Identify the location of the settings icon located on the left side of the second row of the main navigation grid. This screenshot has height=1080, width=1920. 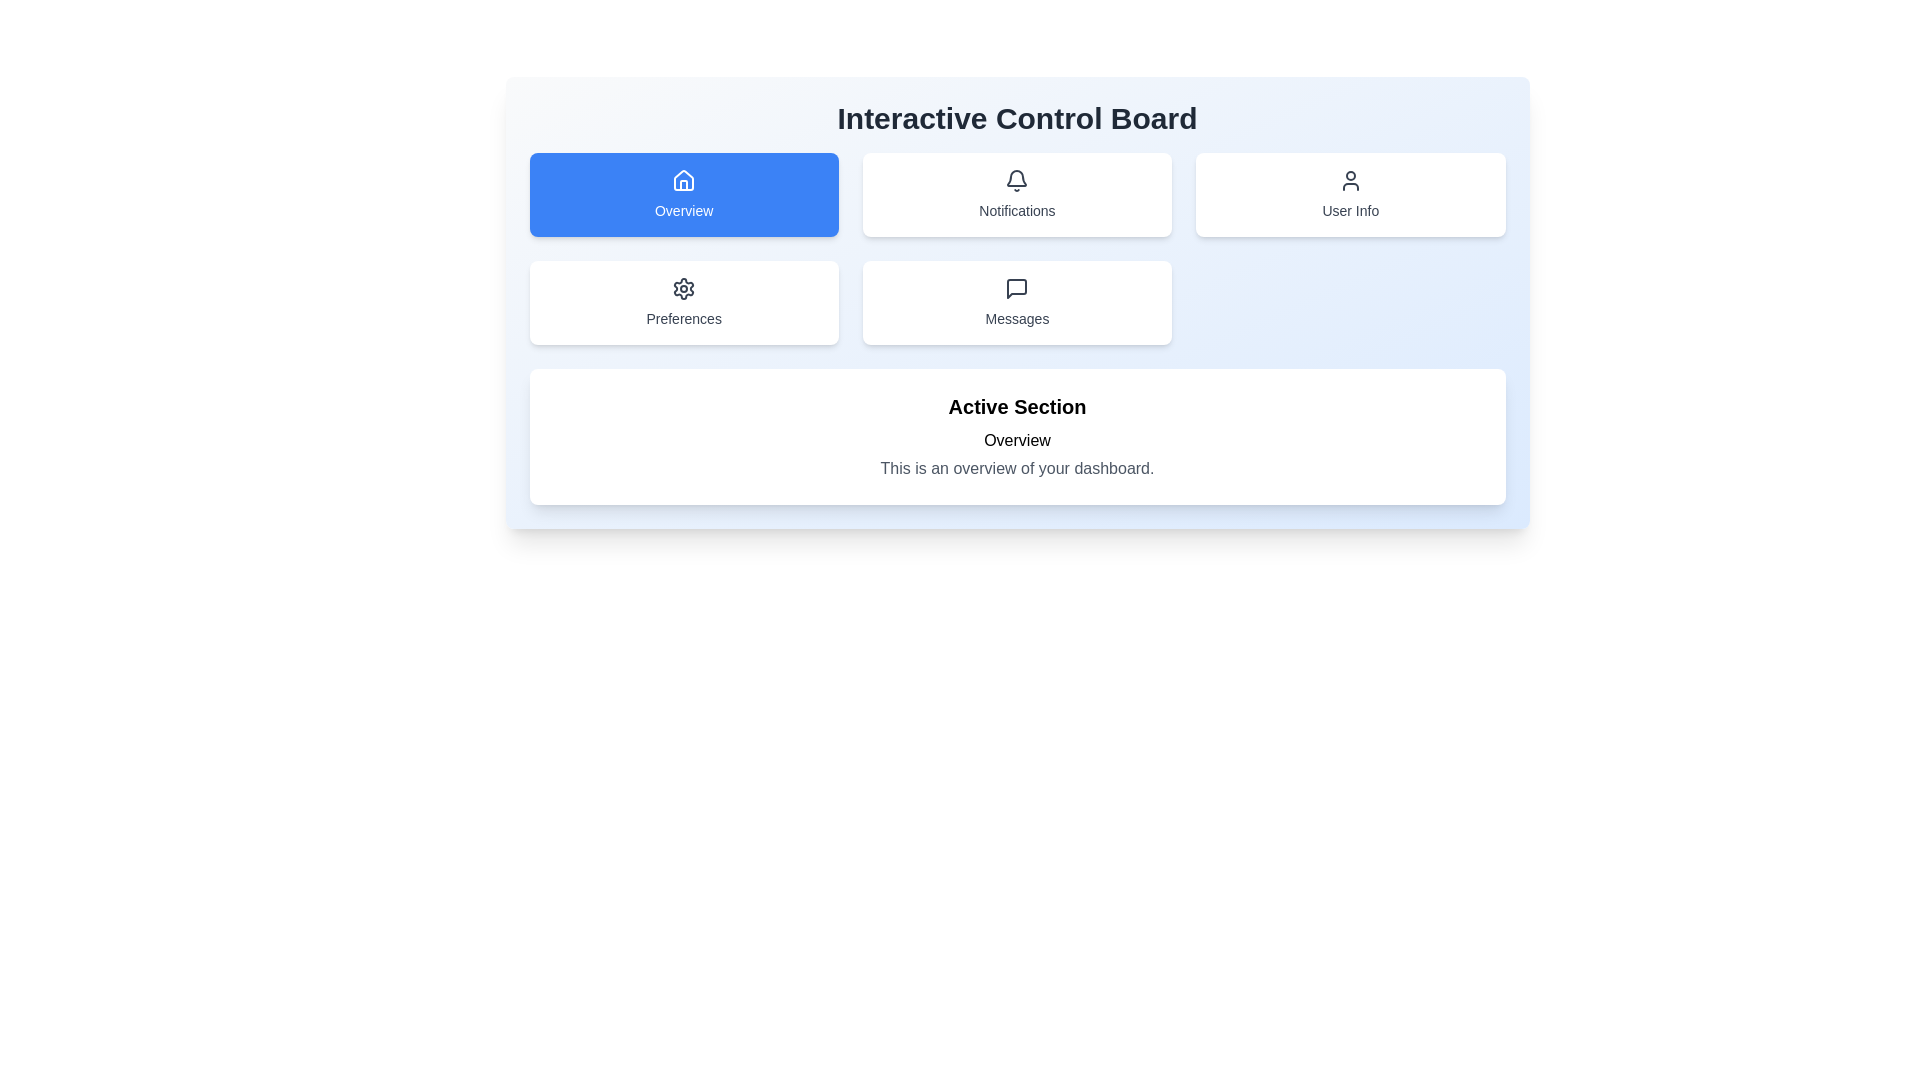
(684, 289).